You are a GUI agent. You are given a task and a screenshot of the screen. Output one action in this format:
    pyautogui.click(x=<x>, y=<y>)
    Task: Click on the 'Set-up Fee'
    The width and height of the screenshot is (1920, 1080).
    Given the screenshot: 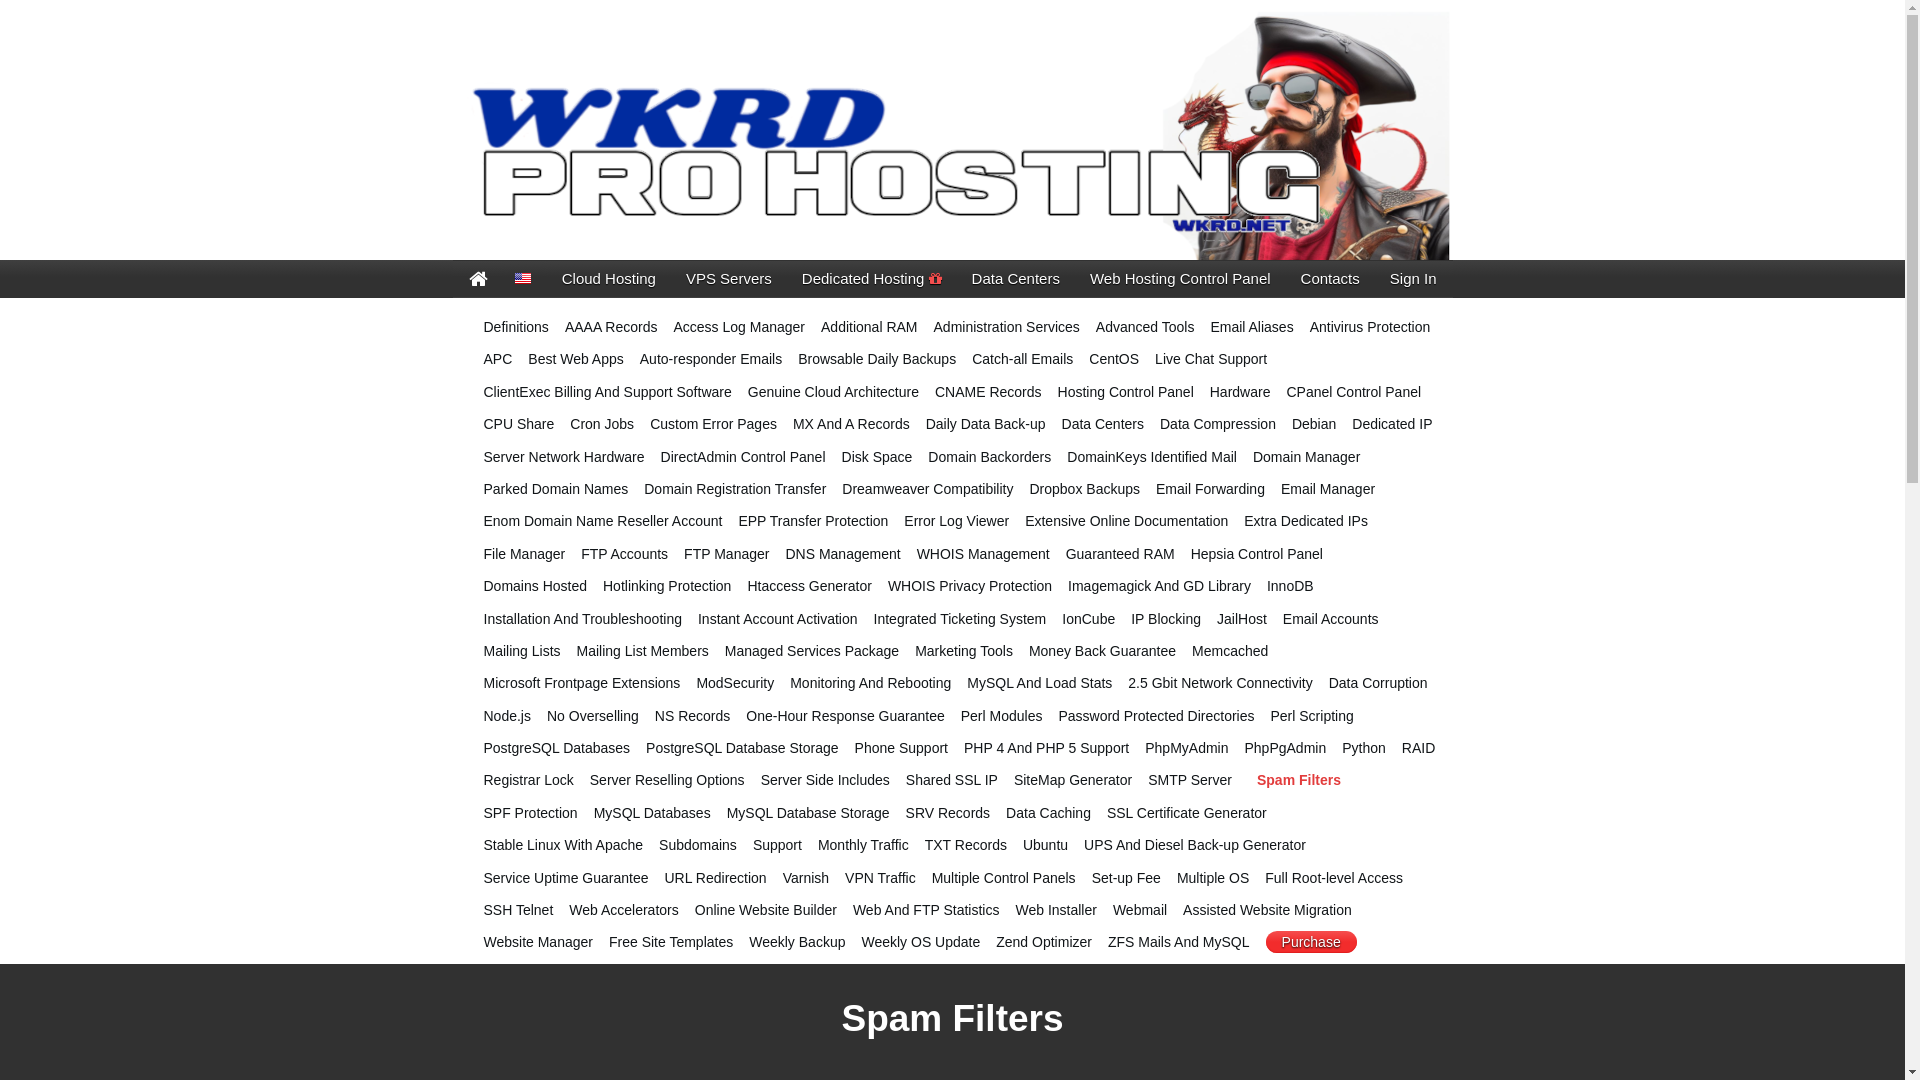 What is the action you would take?
    pyautogui.click(x=1126, y=877)
    